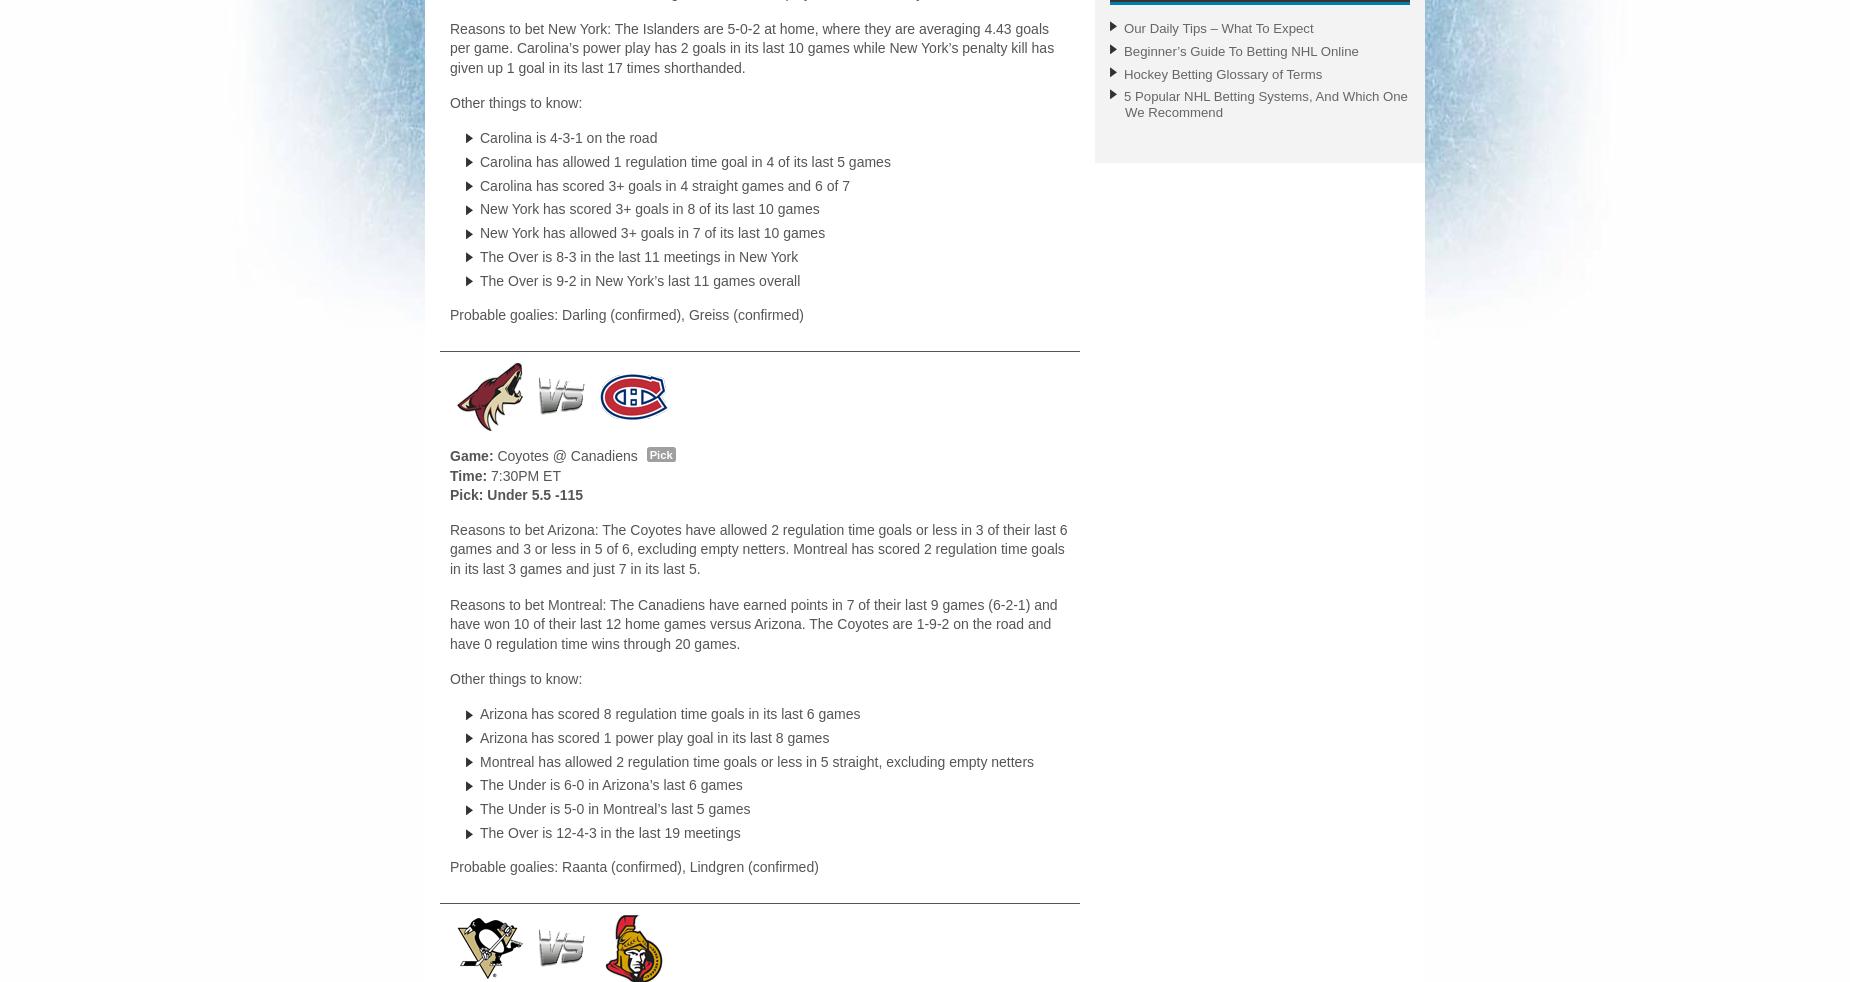  I want to click on 'Pick: Under 5.5 -115', so click(516, 494).